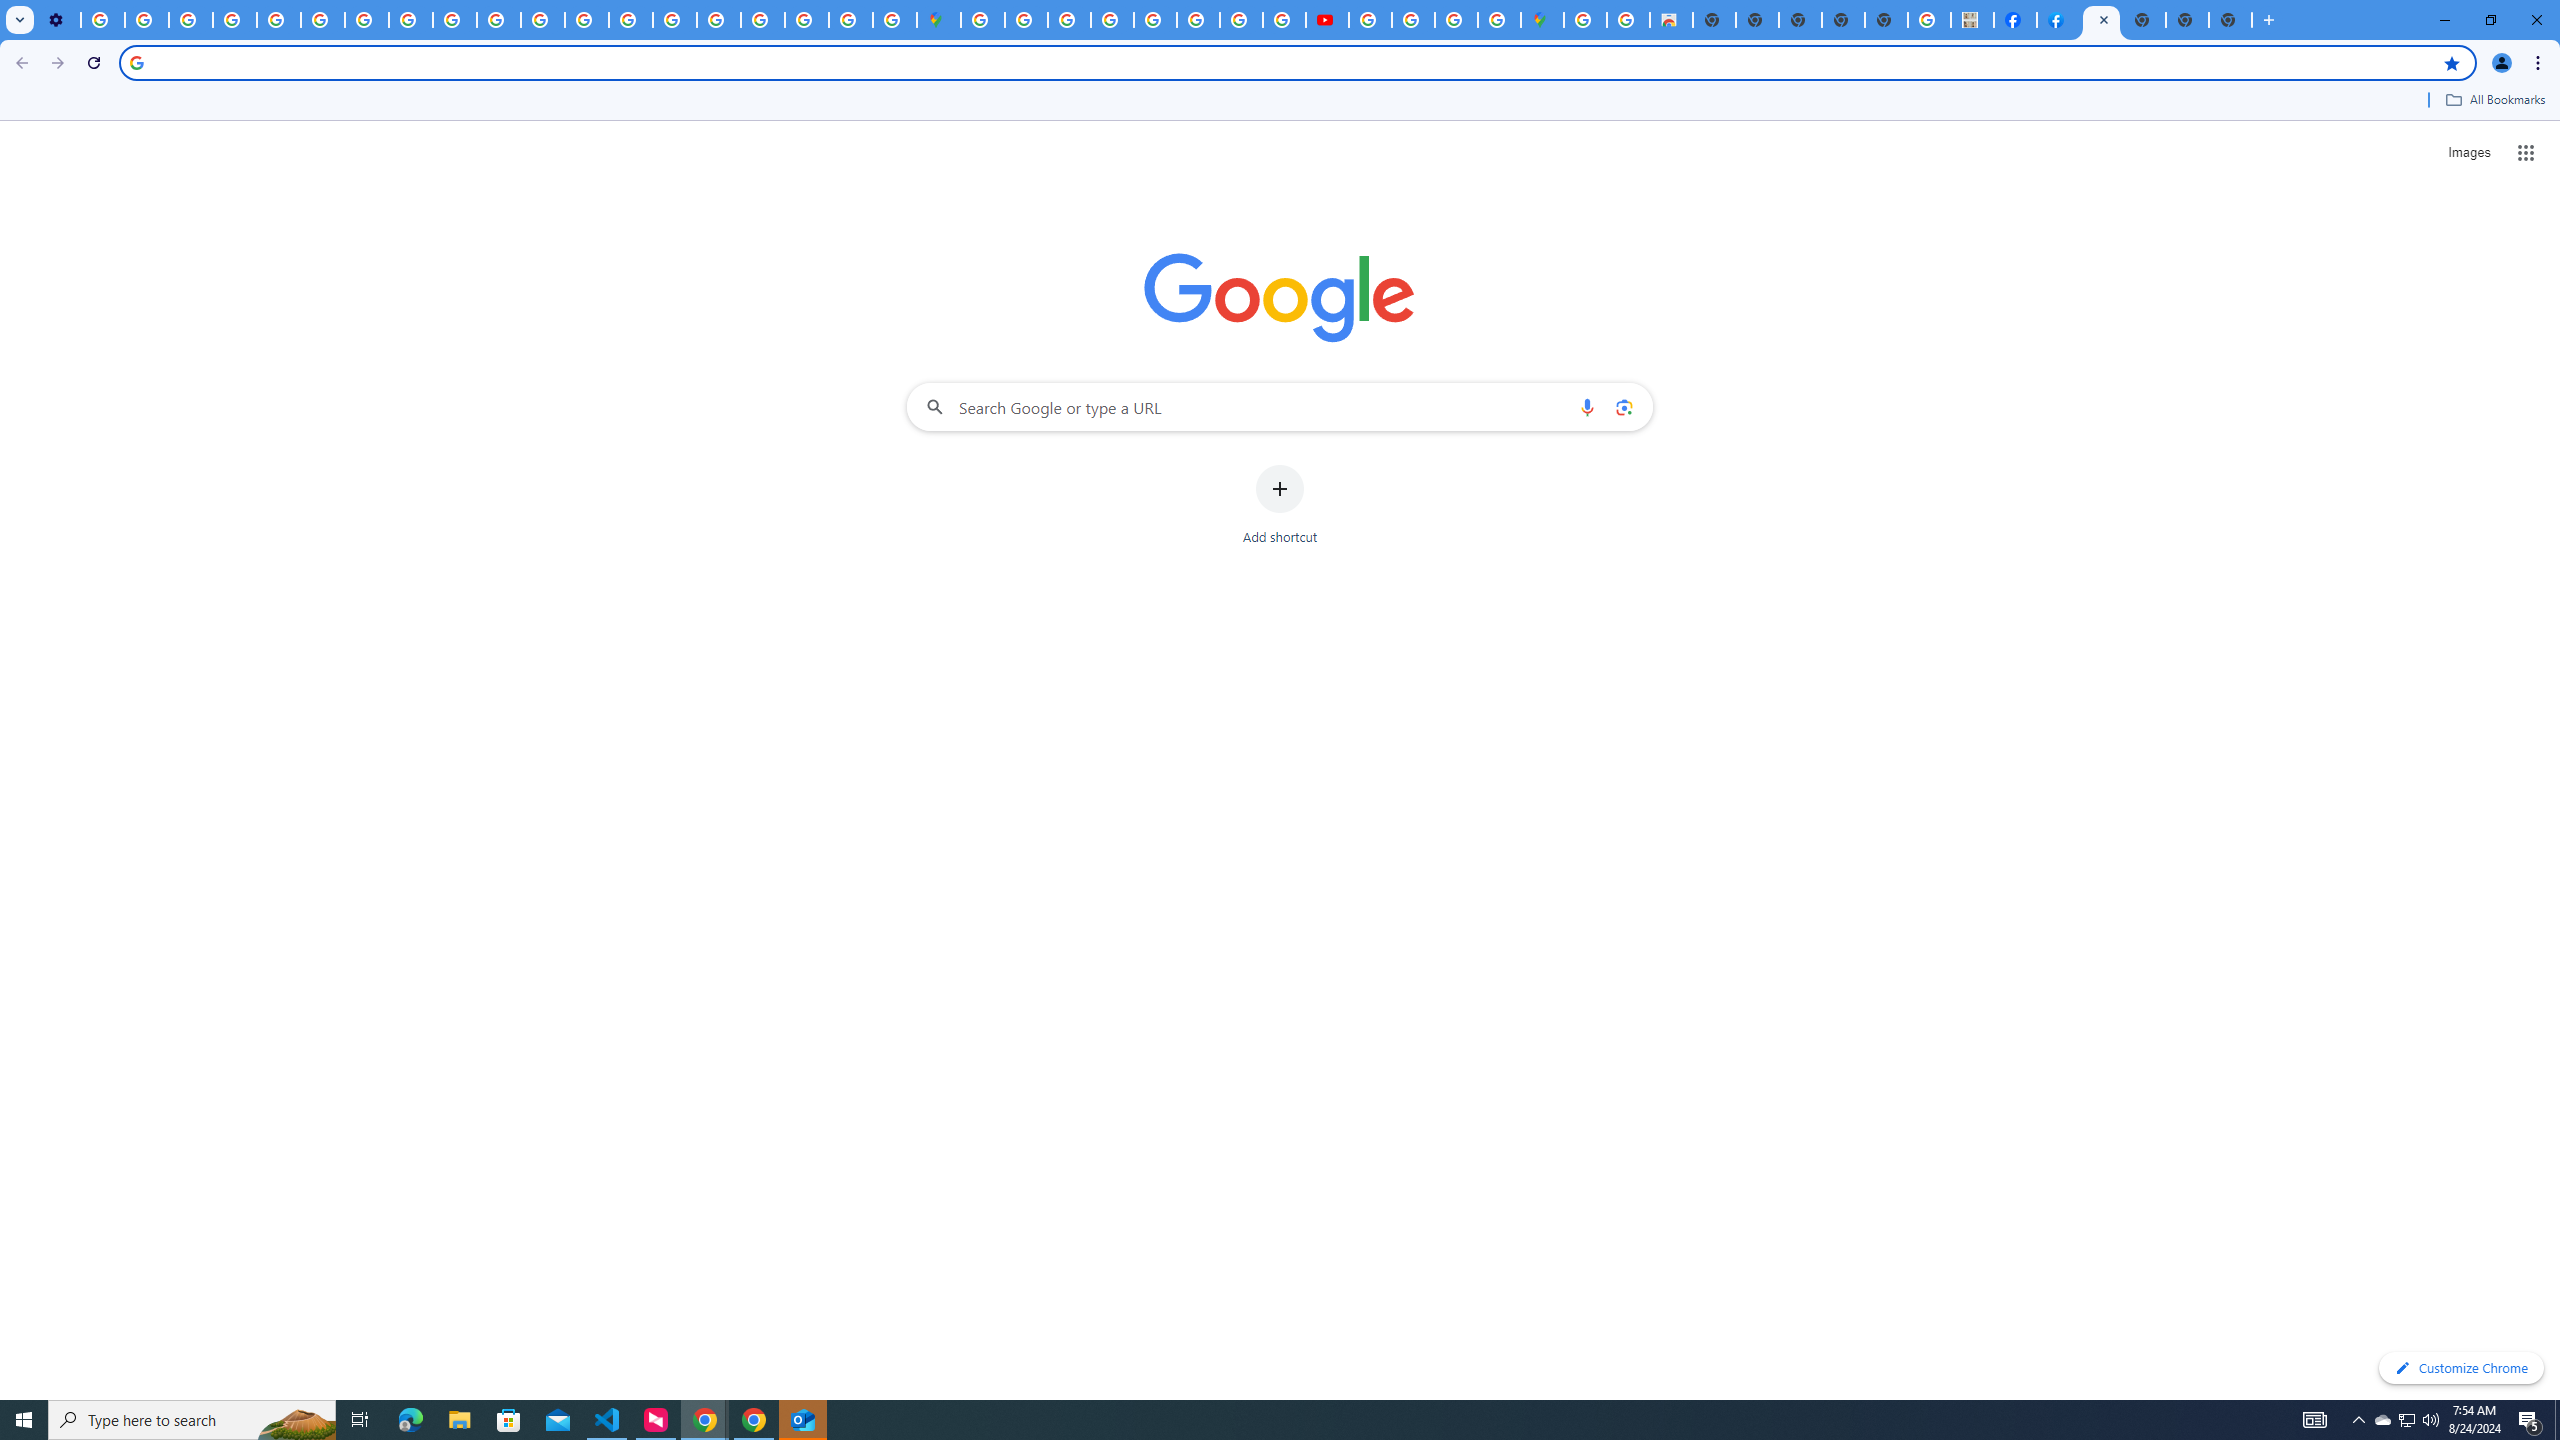  What do you see at coordinates (1326, 19) in the screenshot?
I see `'Subscriptions - YouTube'` at bounding box center [1326, 19].